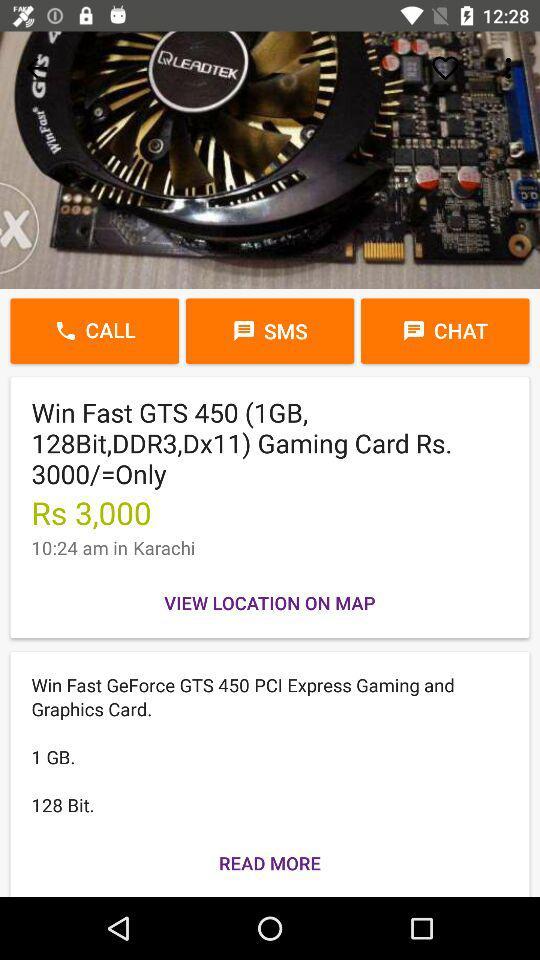  Describe the element at coordinates (270, 506) in the screenshot. I see `the item which is under call button` at that location.